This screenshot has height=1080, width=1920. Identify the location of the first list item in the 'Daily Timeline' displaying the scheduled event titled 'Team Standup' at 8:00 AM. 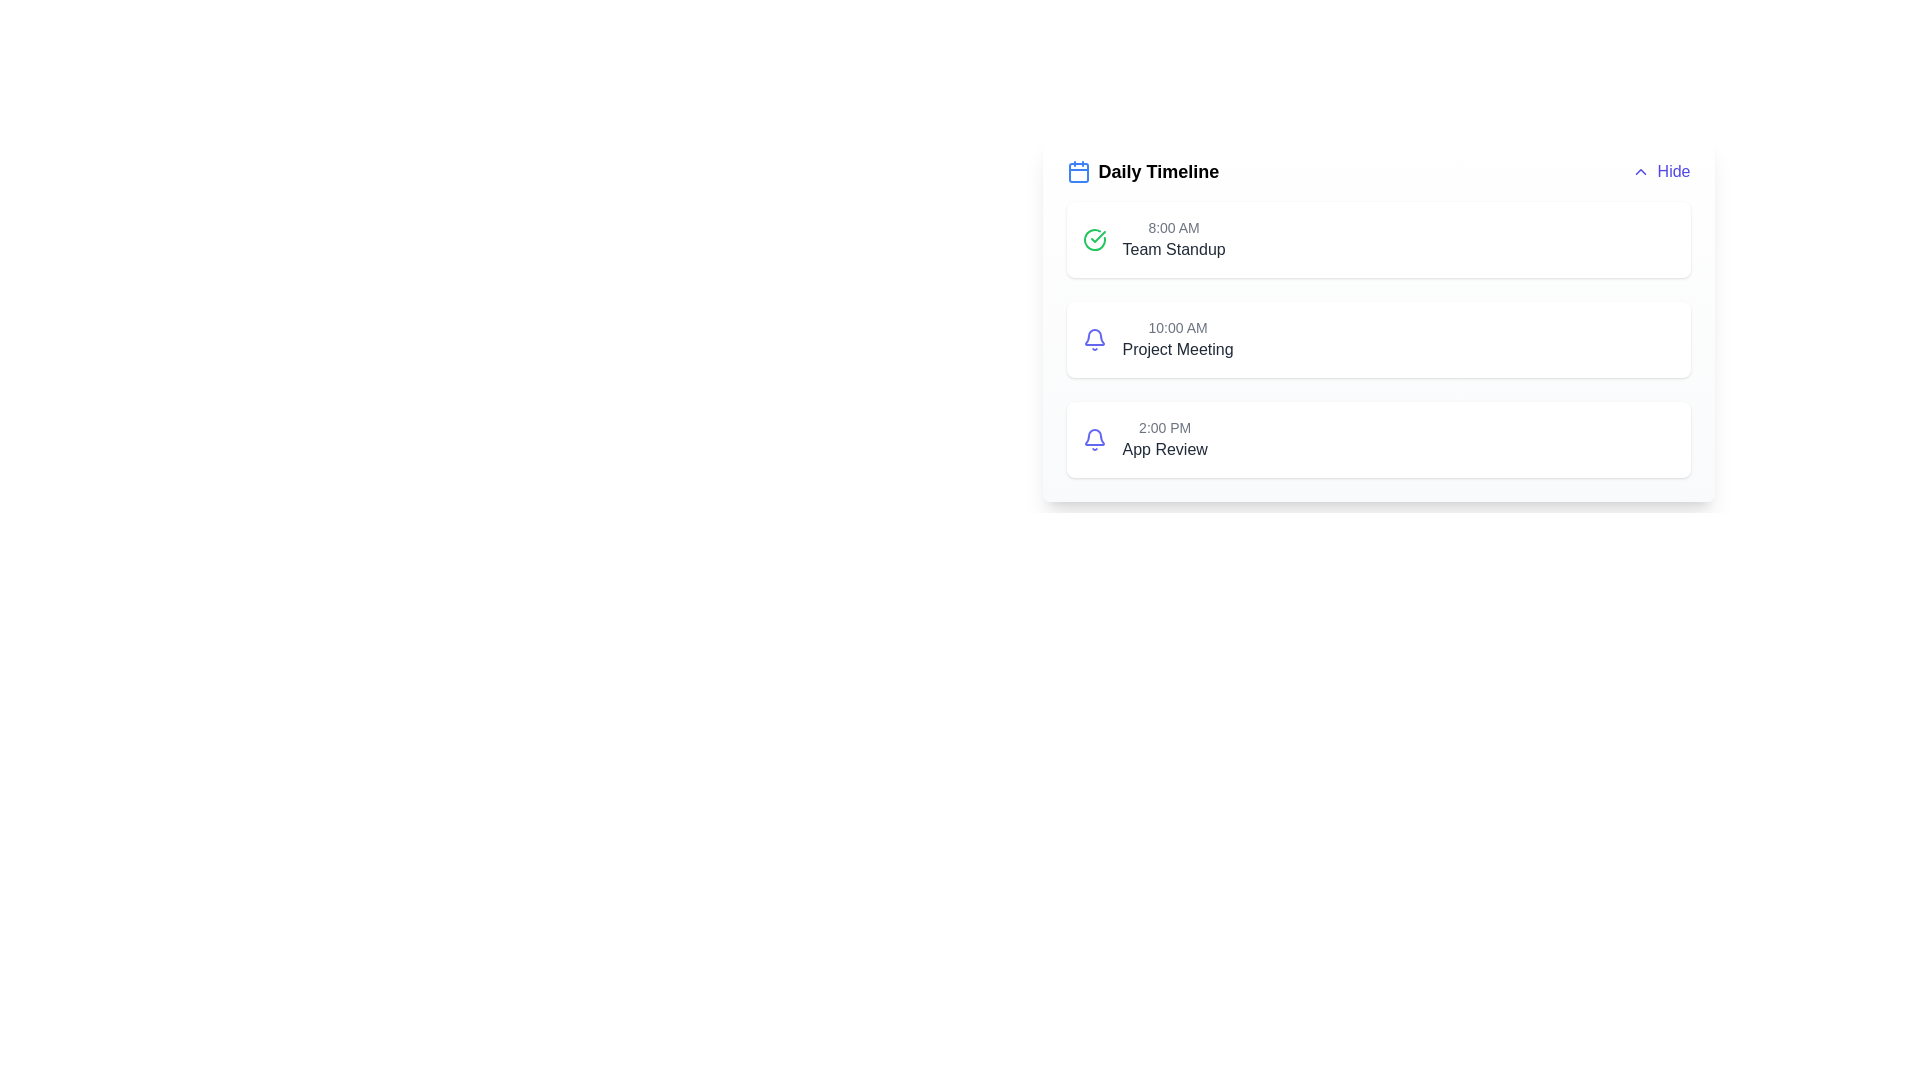
(1377, 238).